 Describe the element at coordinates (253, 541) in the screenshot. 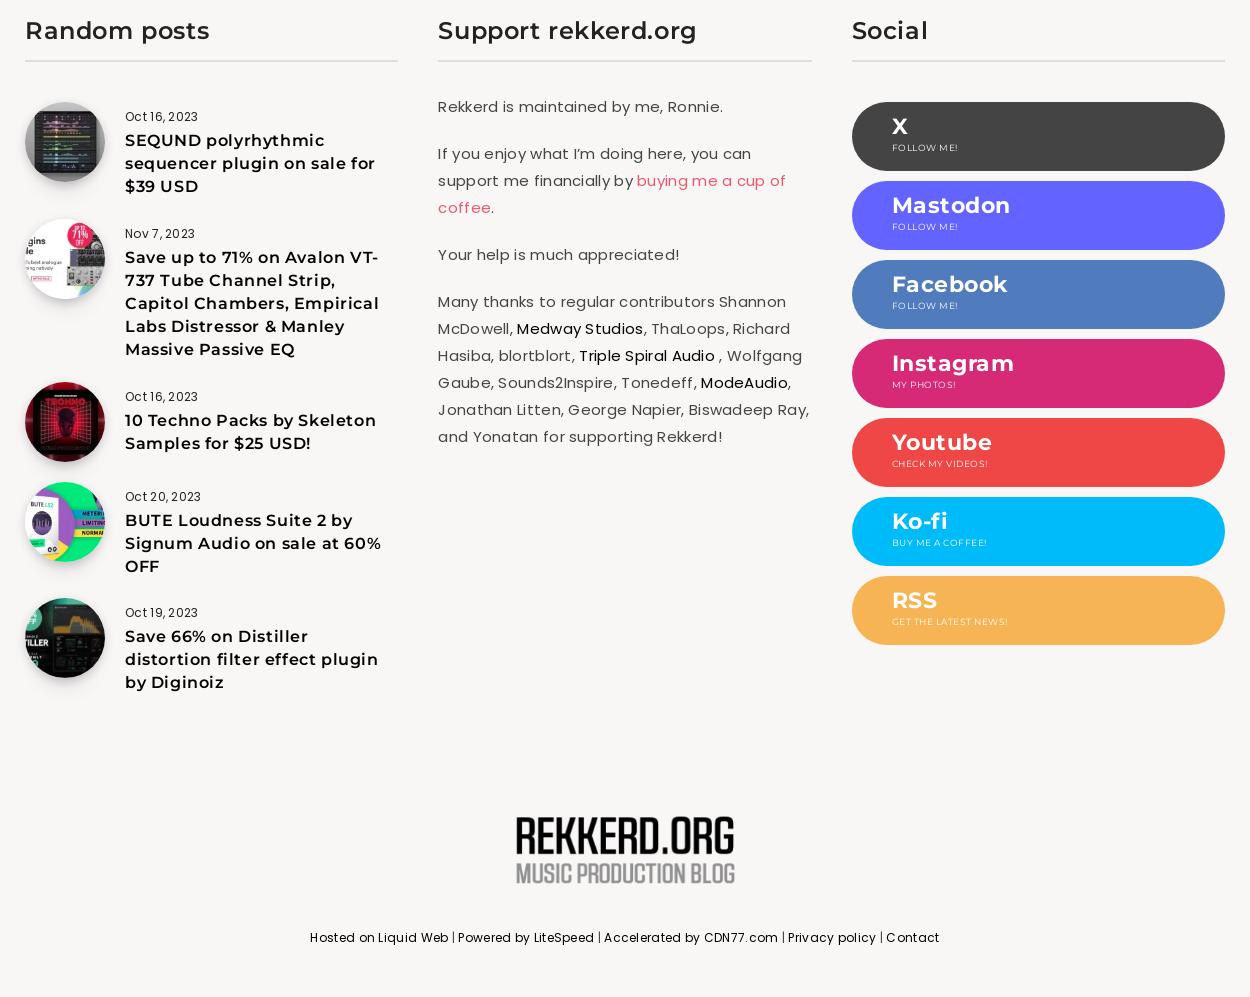

I see `'BUTE Loudness Suite 2 by Signum Audio on sale at 60% OFF'` at that location.